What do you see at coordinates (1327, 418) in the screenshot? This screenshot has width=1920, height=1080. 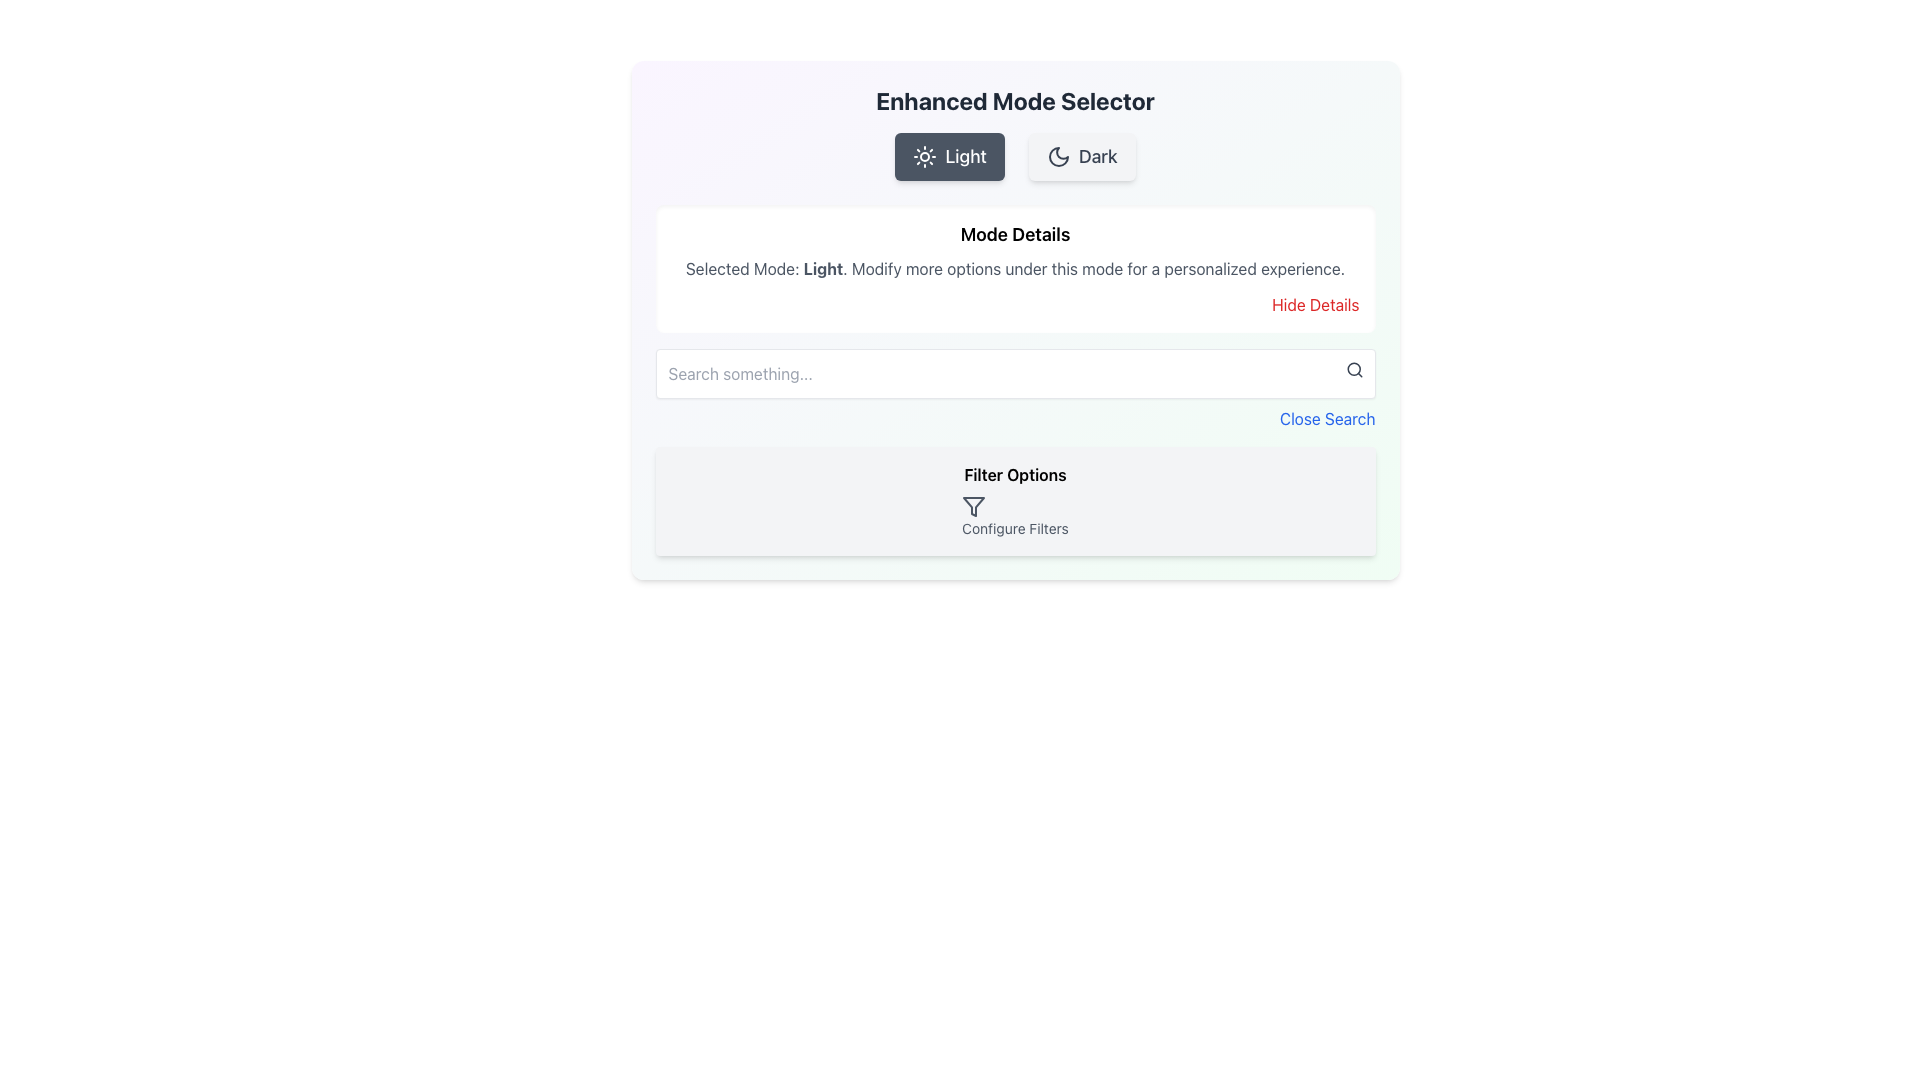 I see `the text-based hyperlink styled as a button located in the lower-right corner below the search bar` at bounding box center [1327, 418].